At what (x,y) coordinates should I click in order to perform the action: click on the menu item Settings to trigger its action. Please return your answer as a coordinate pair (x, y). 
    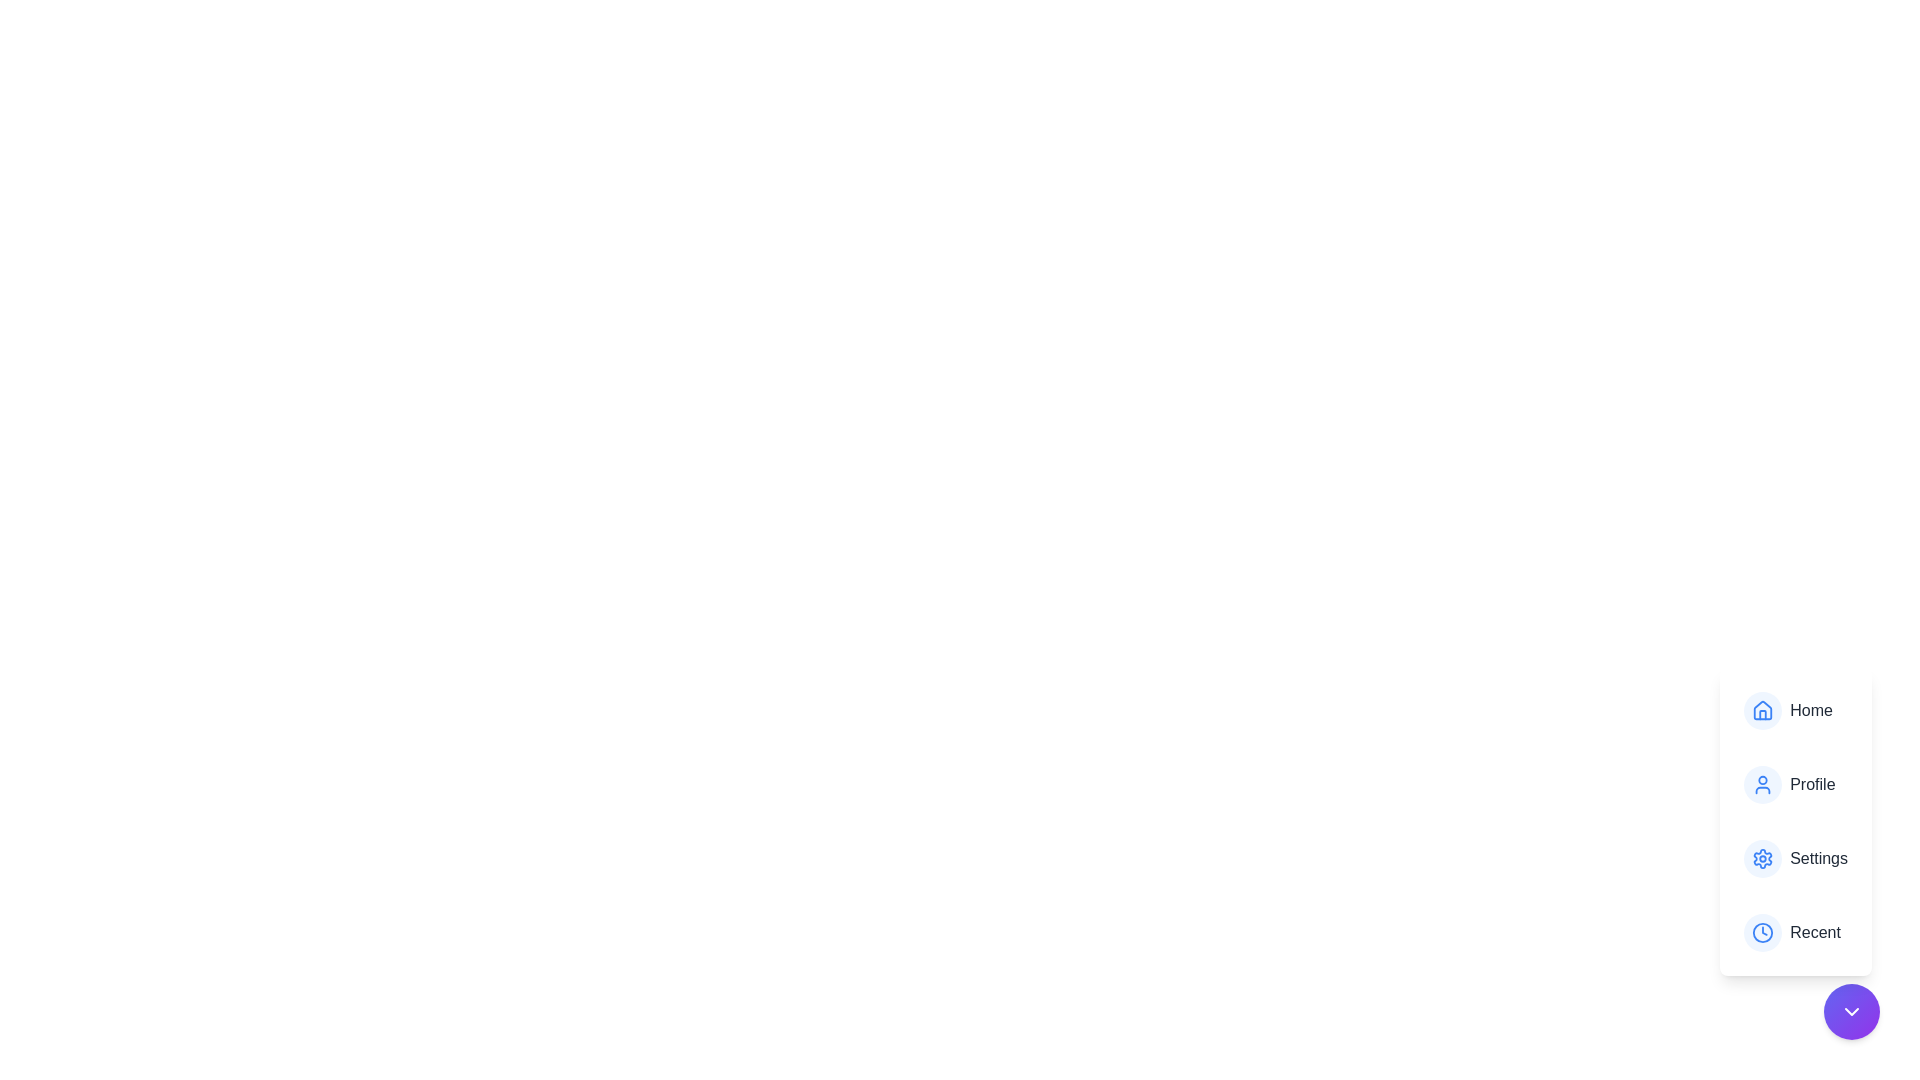
    Looking at the image, I should click on (1796, 858).